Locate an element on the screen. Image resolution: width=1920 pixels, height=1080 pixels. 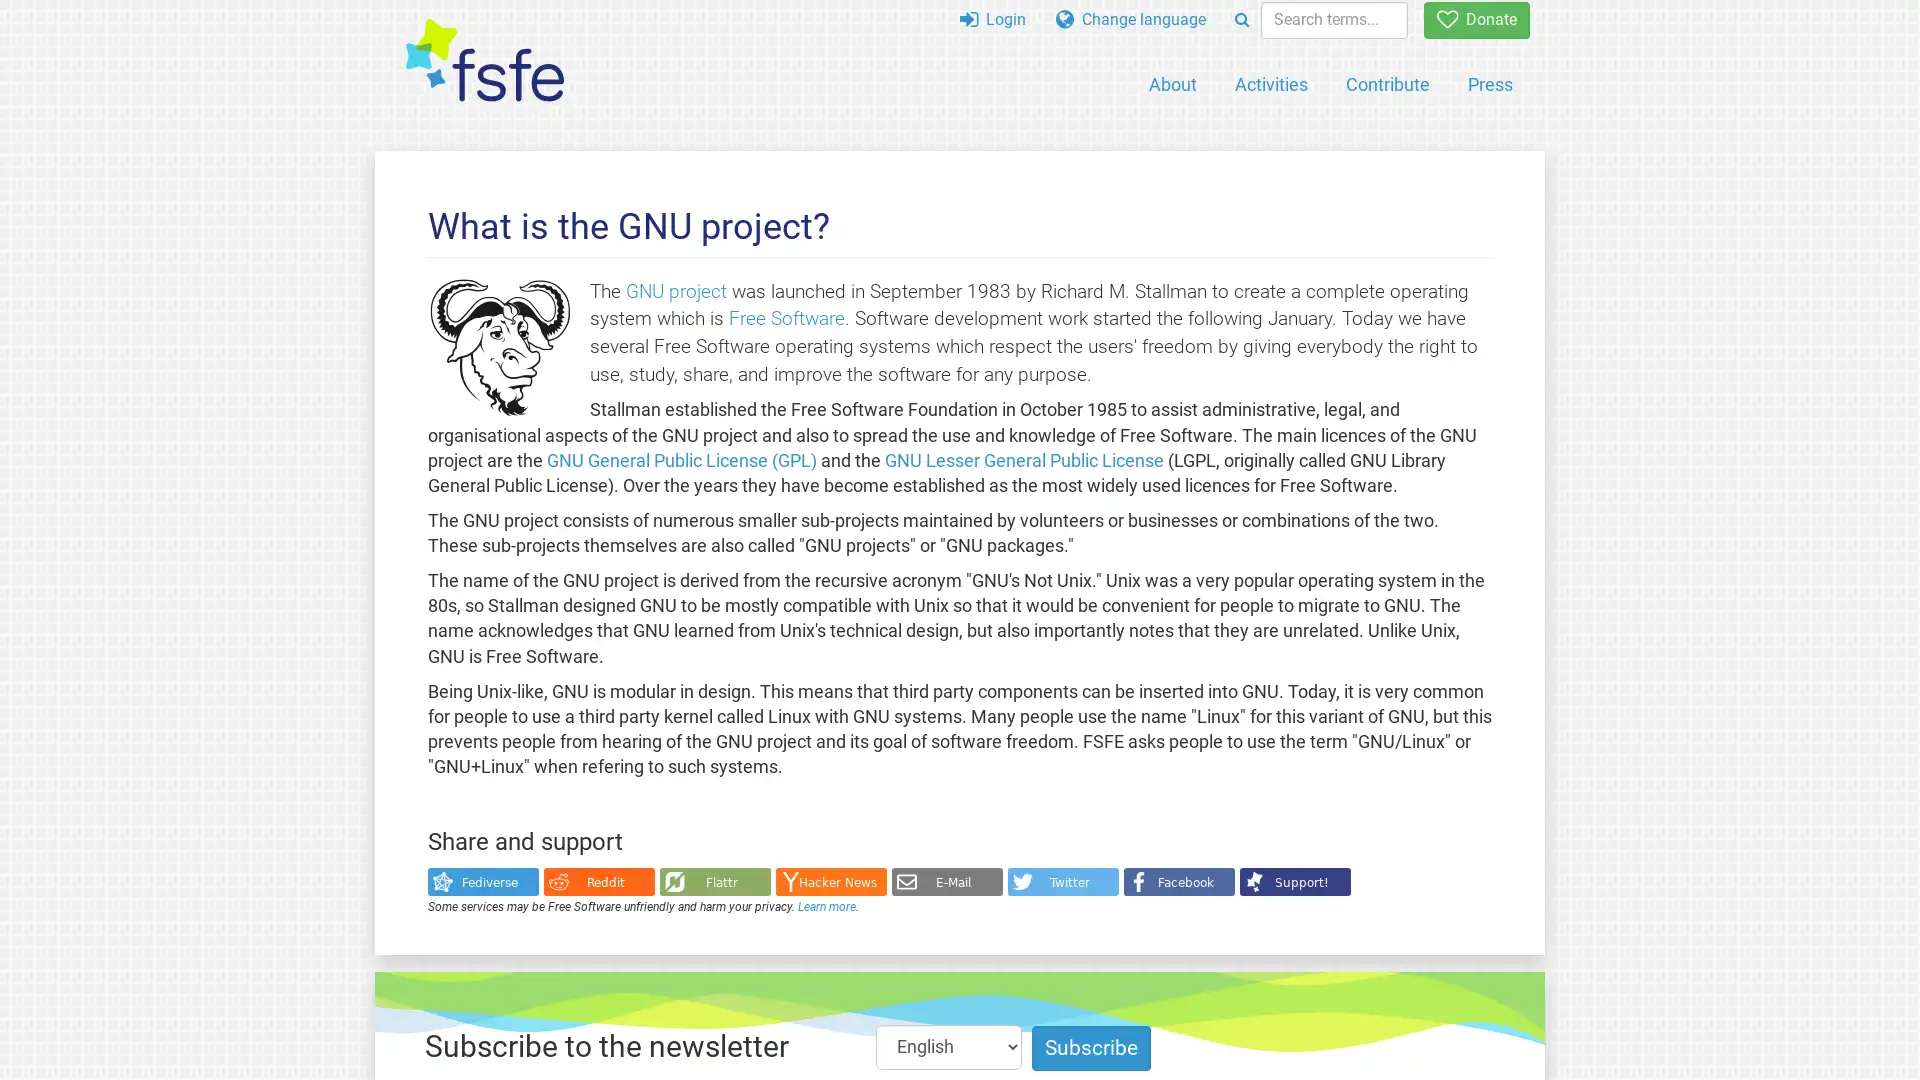
Reddit is located at coordinates (597, 881).